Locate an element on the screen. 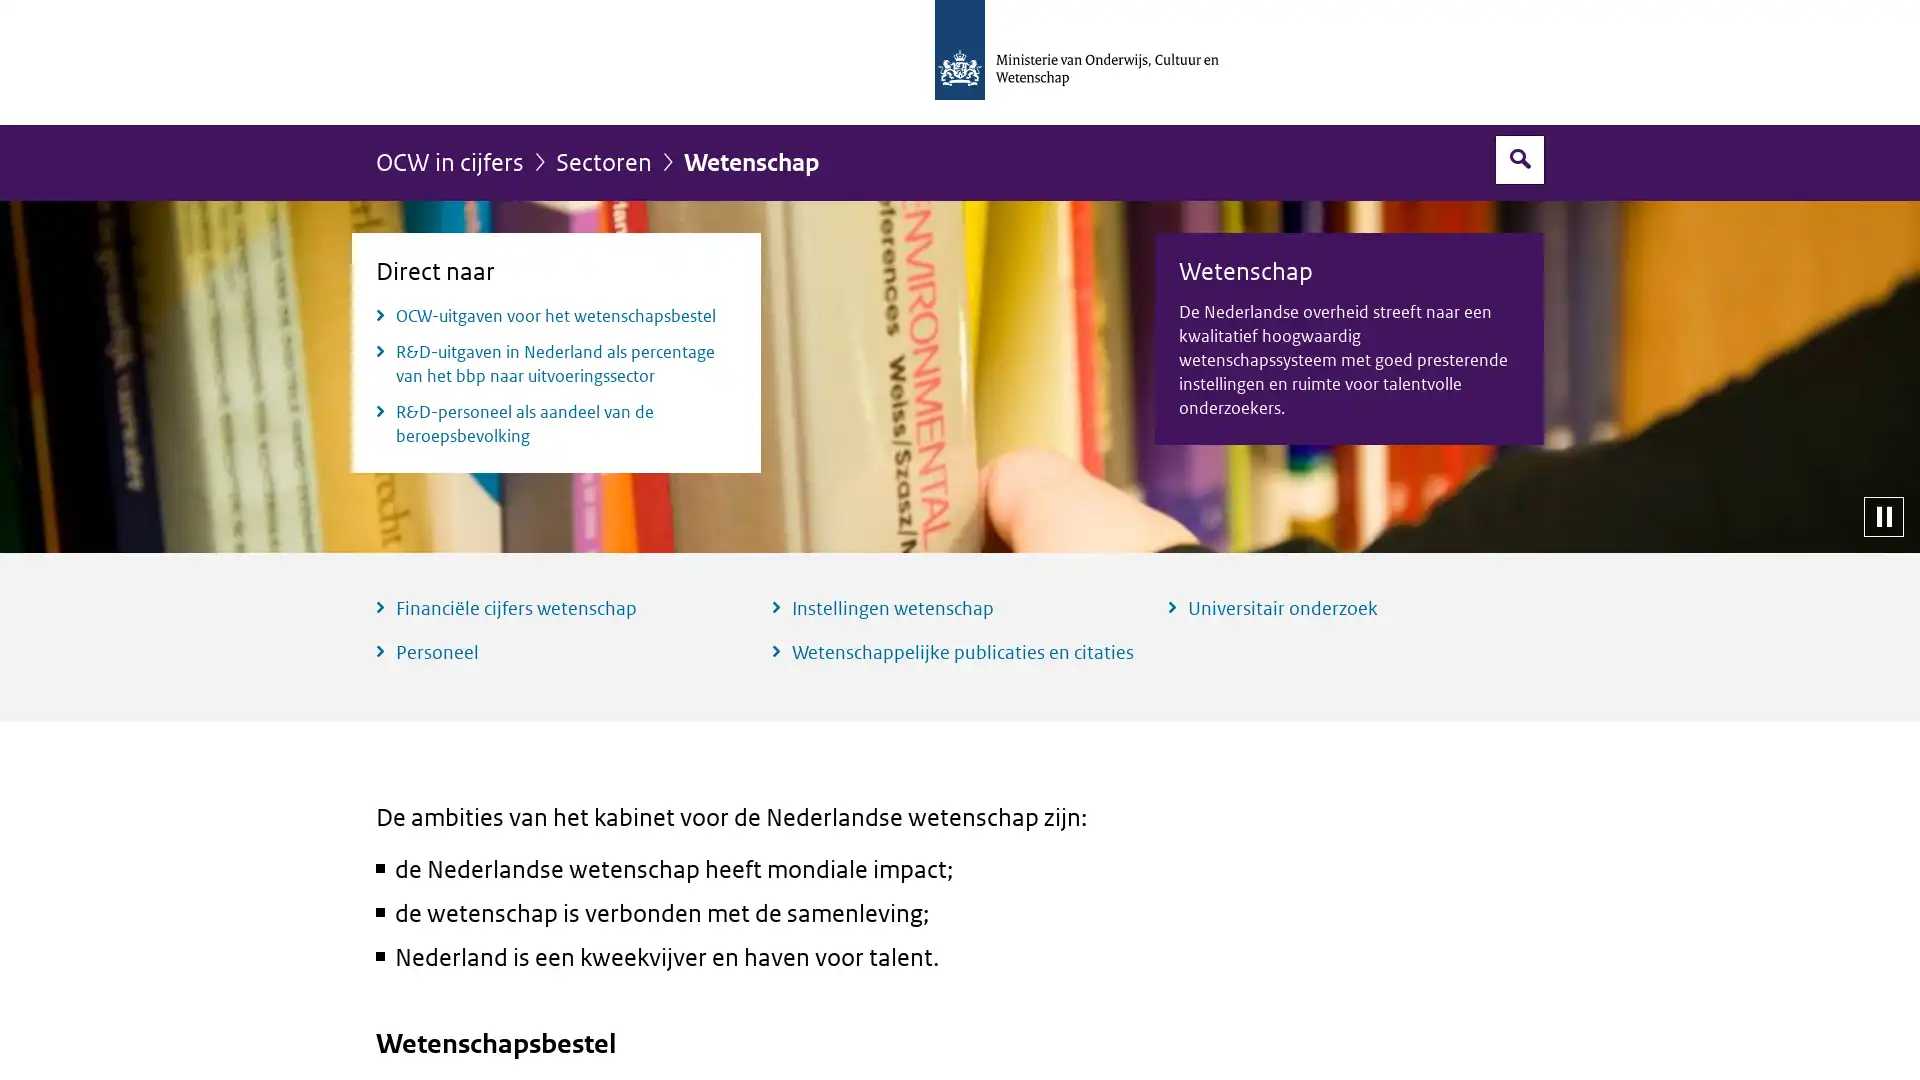 The height and width of the screenshot is (1080, 1920). Pauzeer diashow is located at coordinates (1882, 515).